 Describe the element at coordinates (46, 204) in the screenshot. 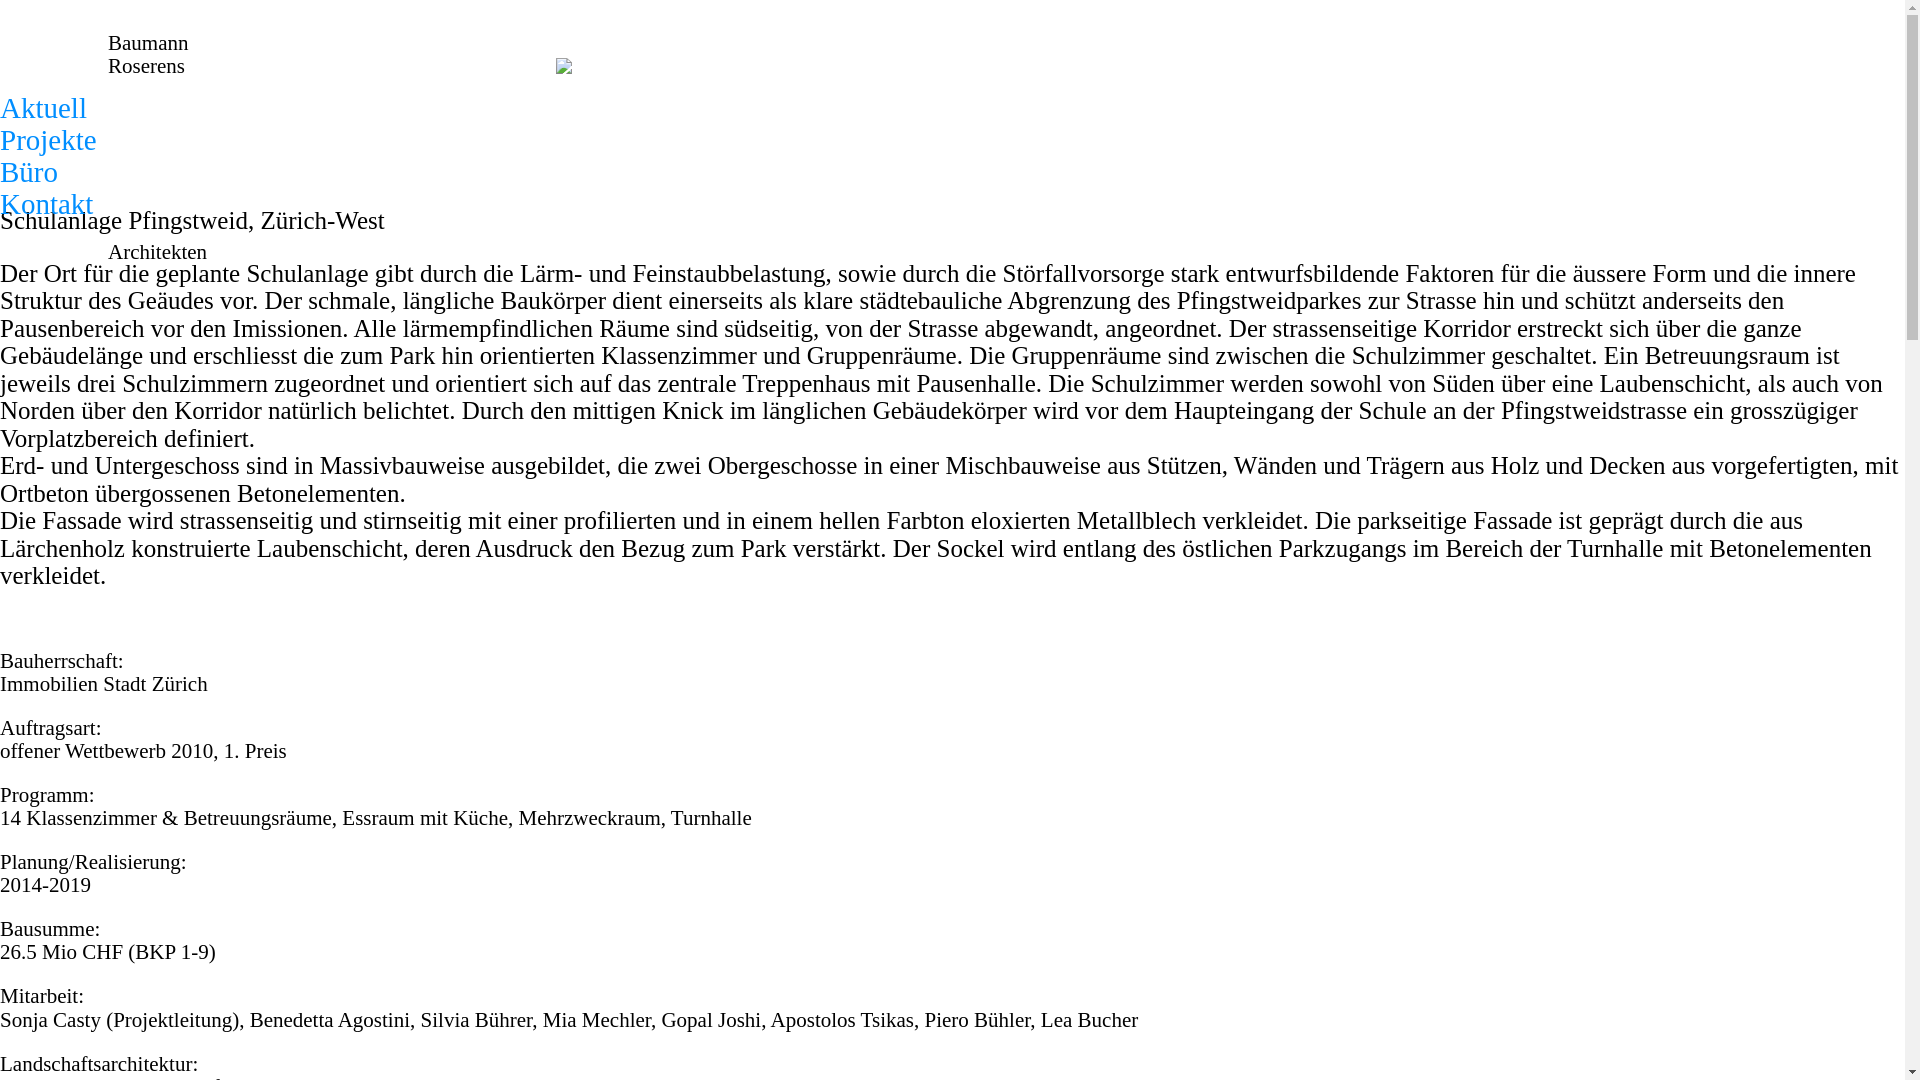

I see `'Kontakt'` at that location.